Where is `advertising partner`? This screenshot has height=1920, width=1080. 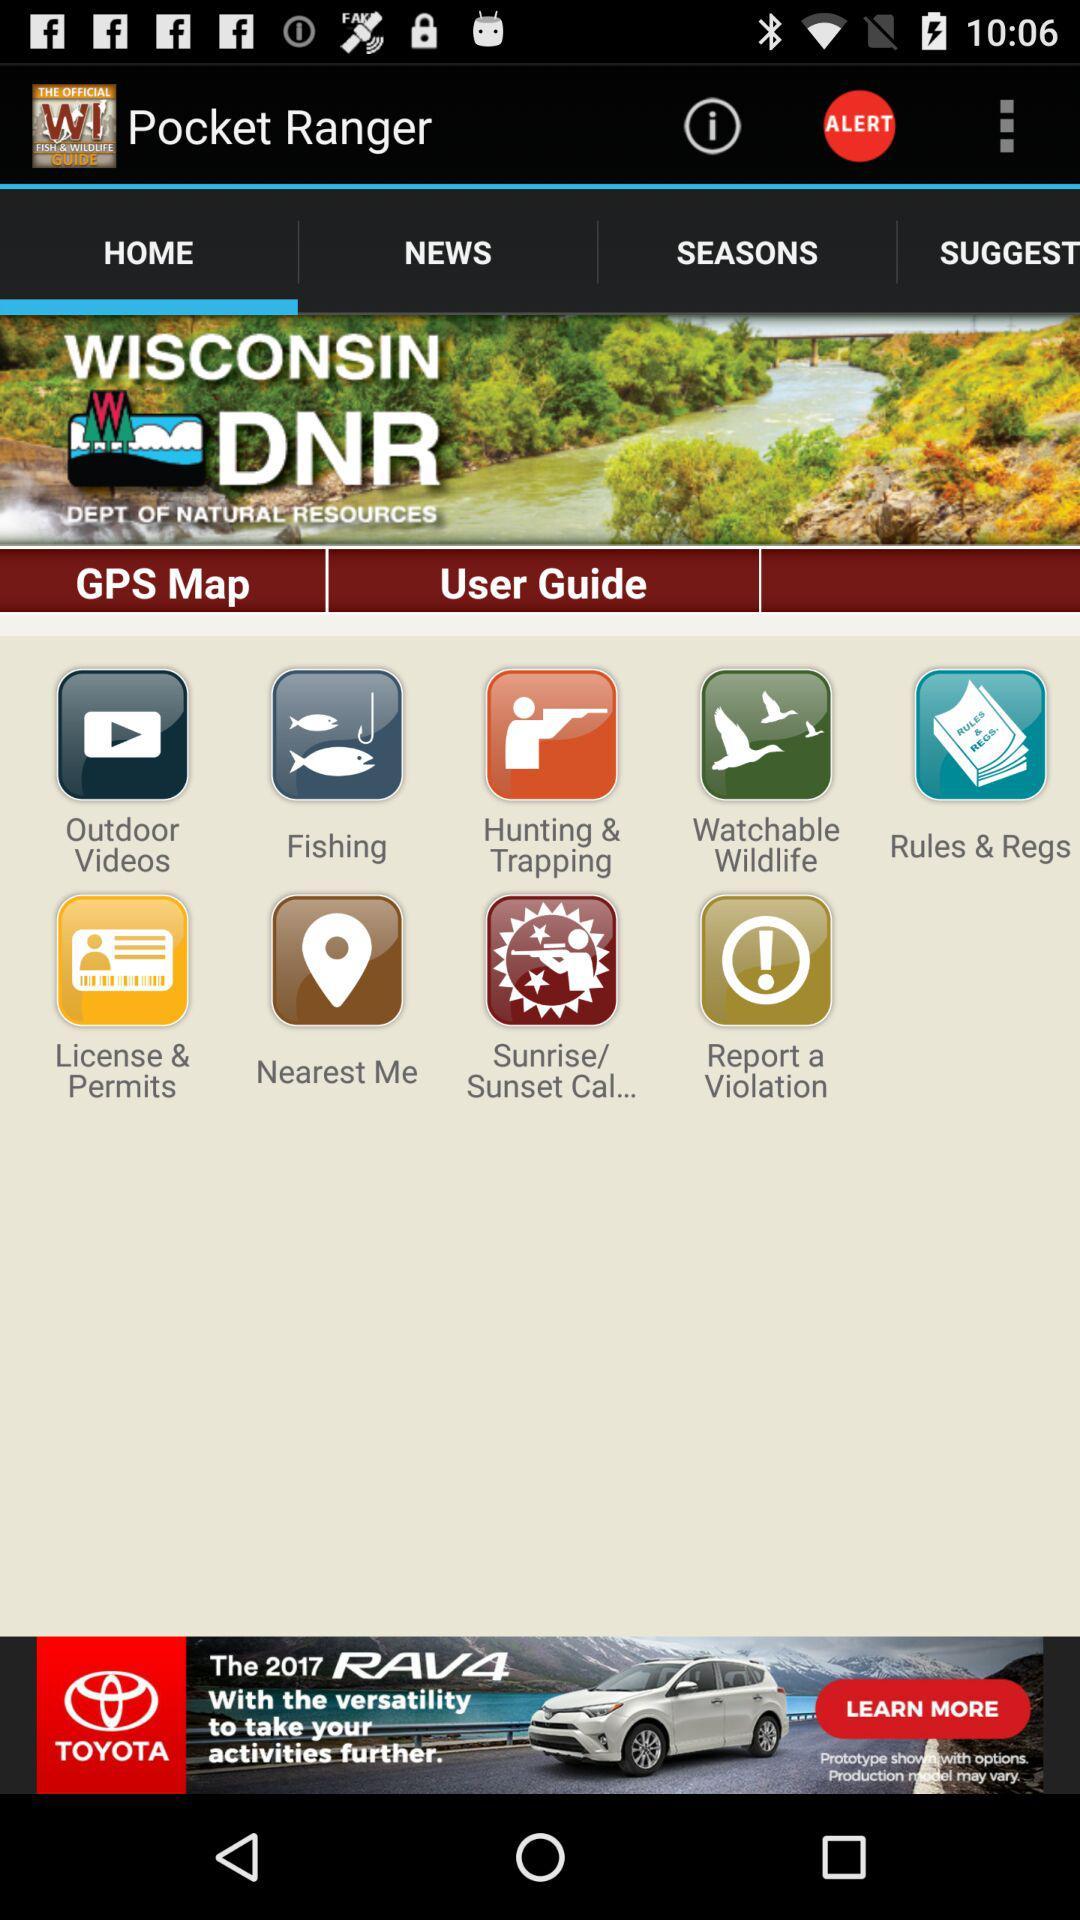
advertising partner is located at coordinates (540, 1714).